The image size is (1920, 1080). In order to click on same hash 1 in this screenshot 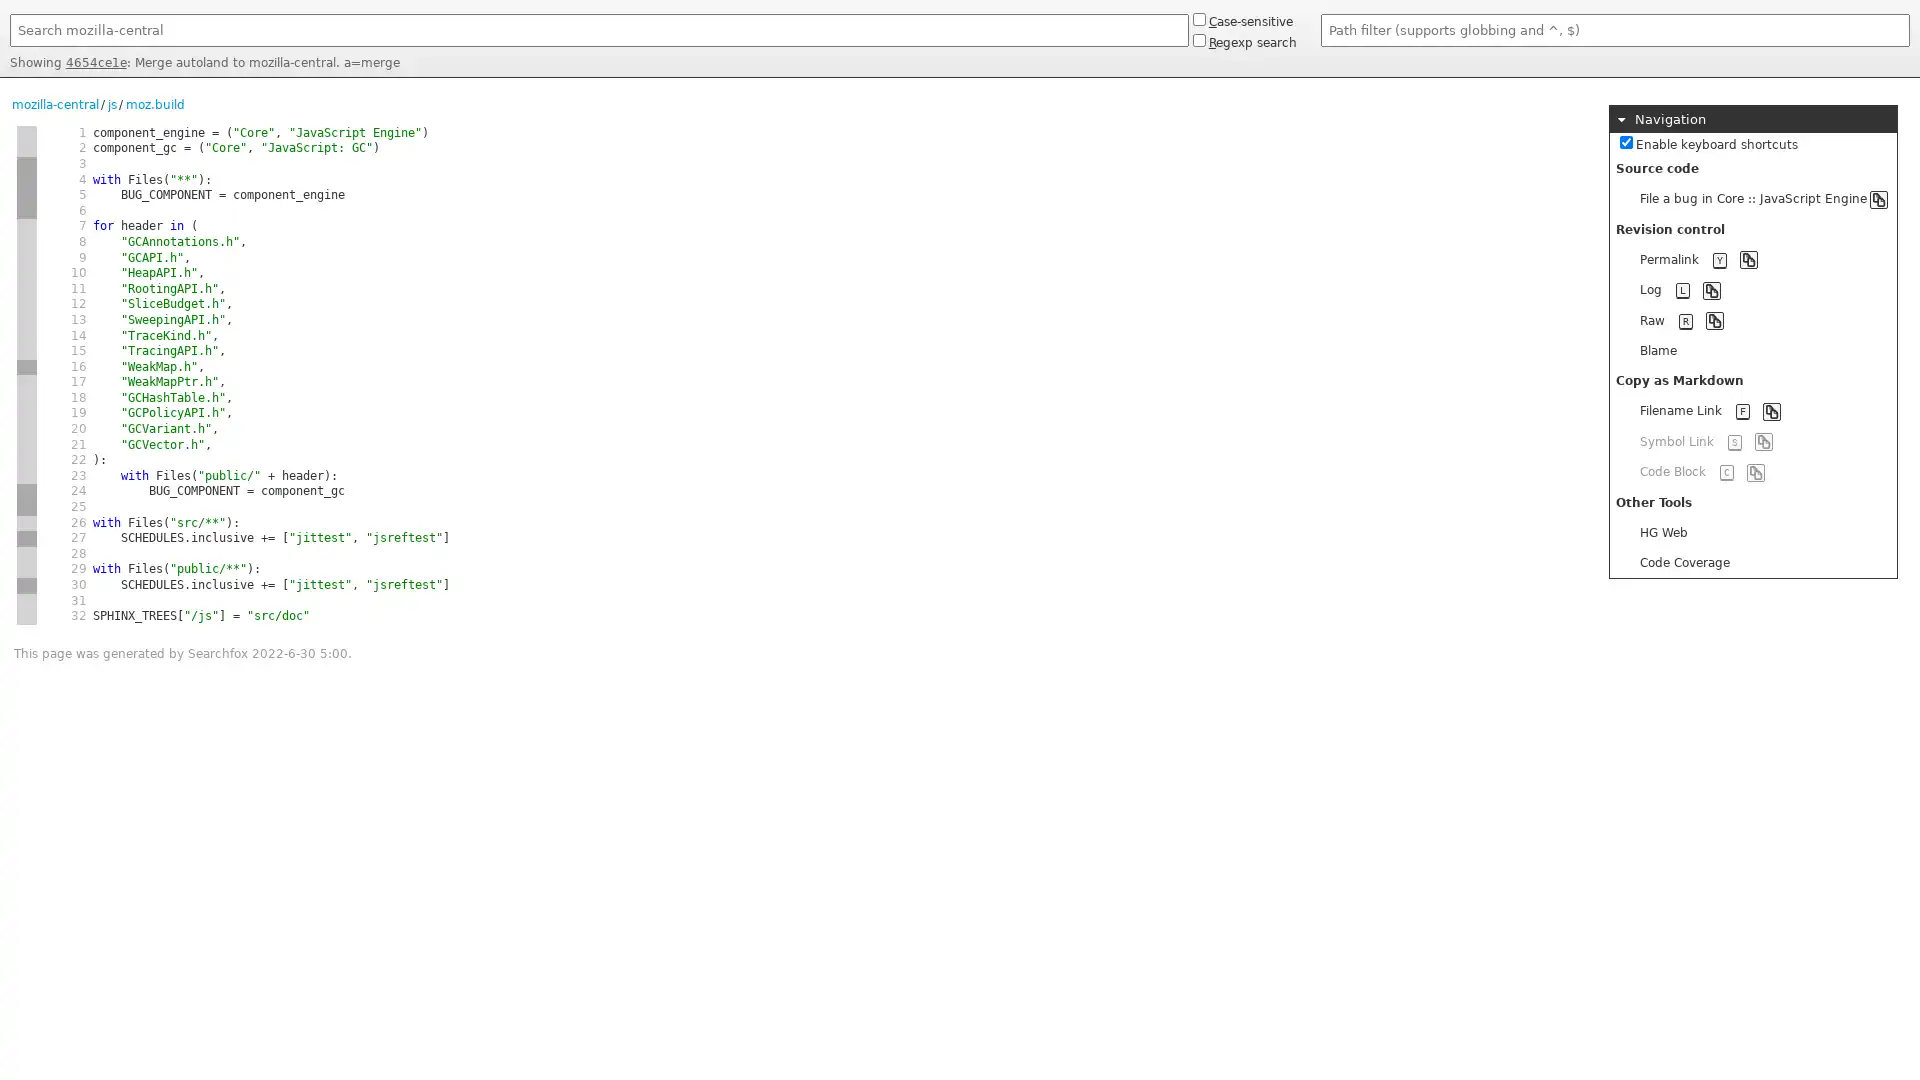, I will do `click(27, 304)`.